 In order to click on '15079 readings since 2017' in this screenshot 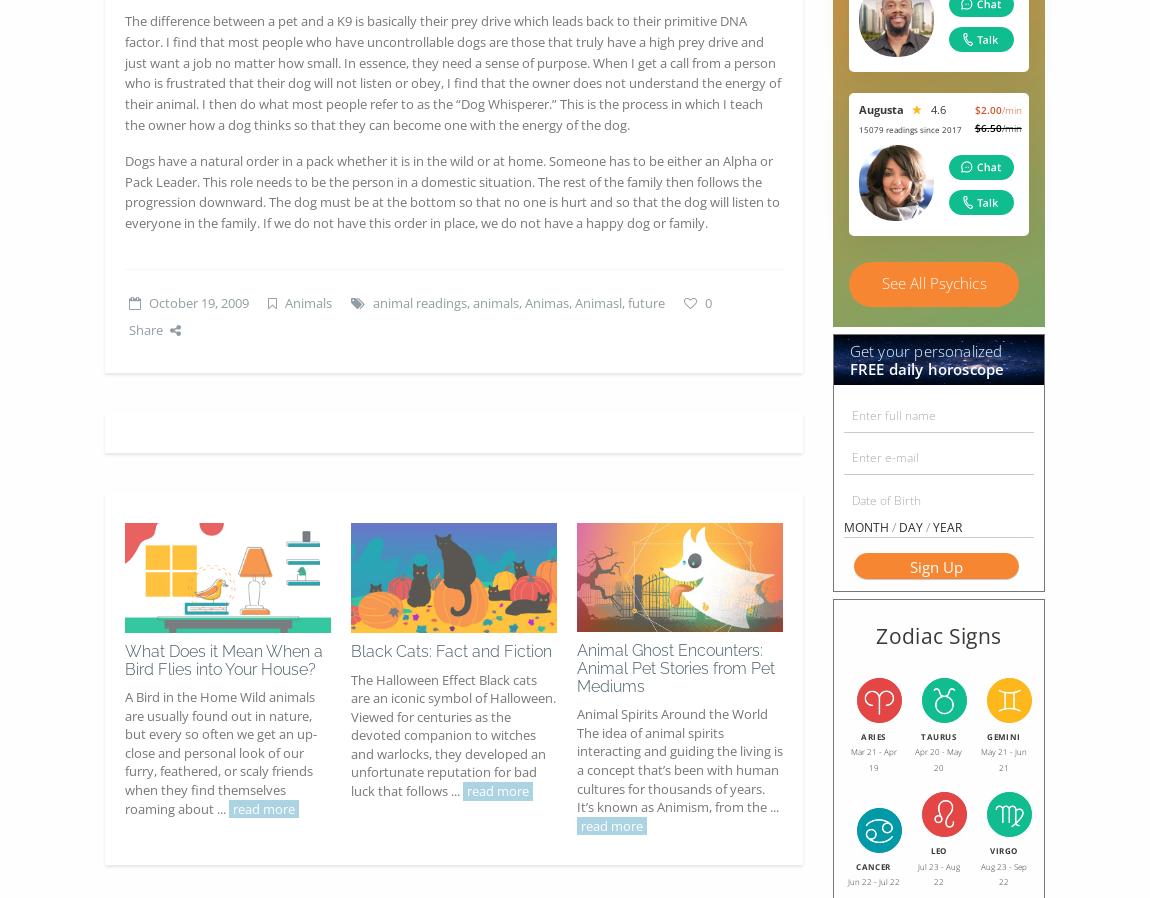, I will do `click(909, 128)`.